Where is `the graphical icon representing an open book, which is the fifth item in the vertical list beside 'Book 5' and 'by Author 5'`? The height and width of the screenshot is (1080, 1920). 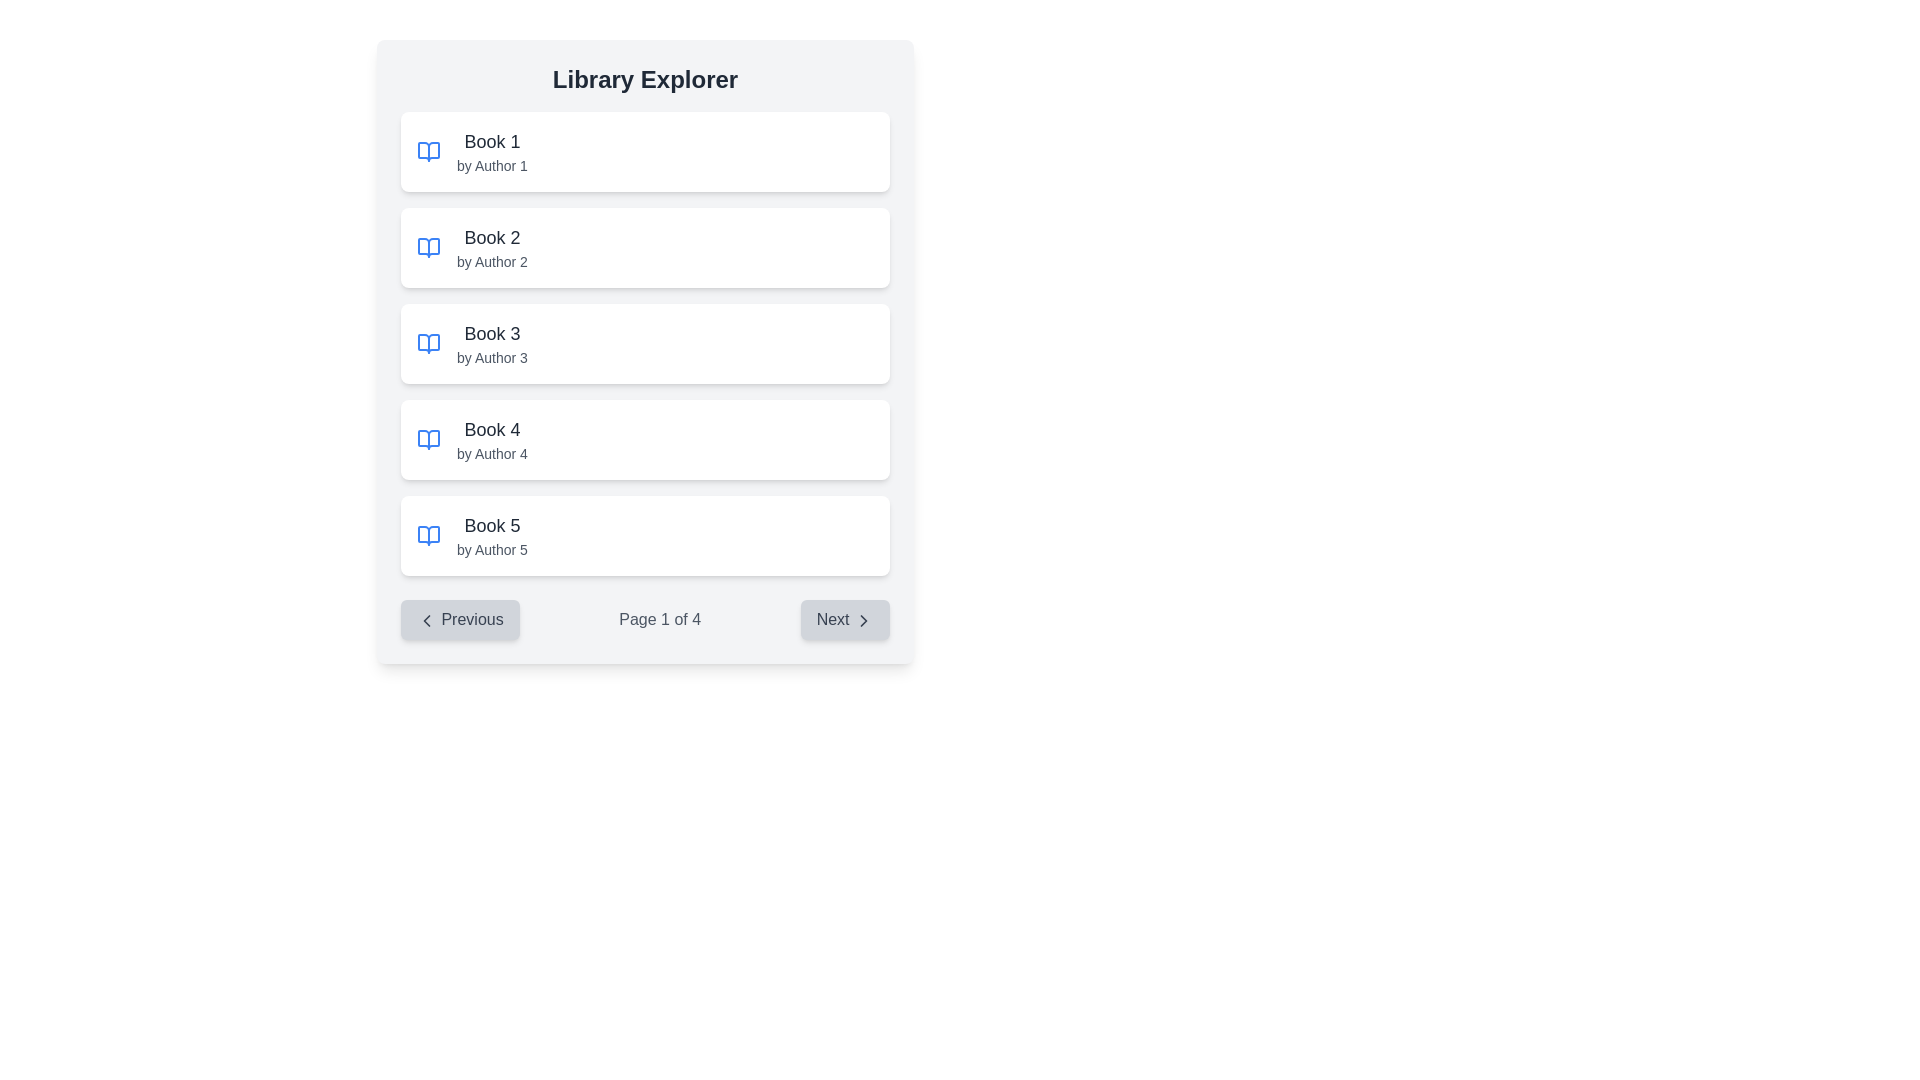
the graphical icon representing an open book, which is the fifth item in the vertical list beside 'Book 5' and 'by Author 5' is located at coordinates (427, 535).